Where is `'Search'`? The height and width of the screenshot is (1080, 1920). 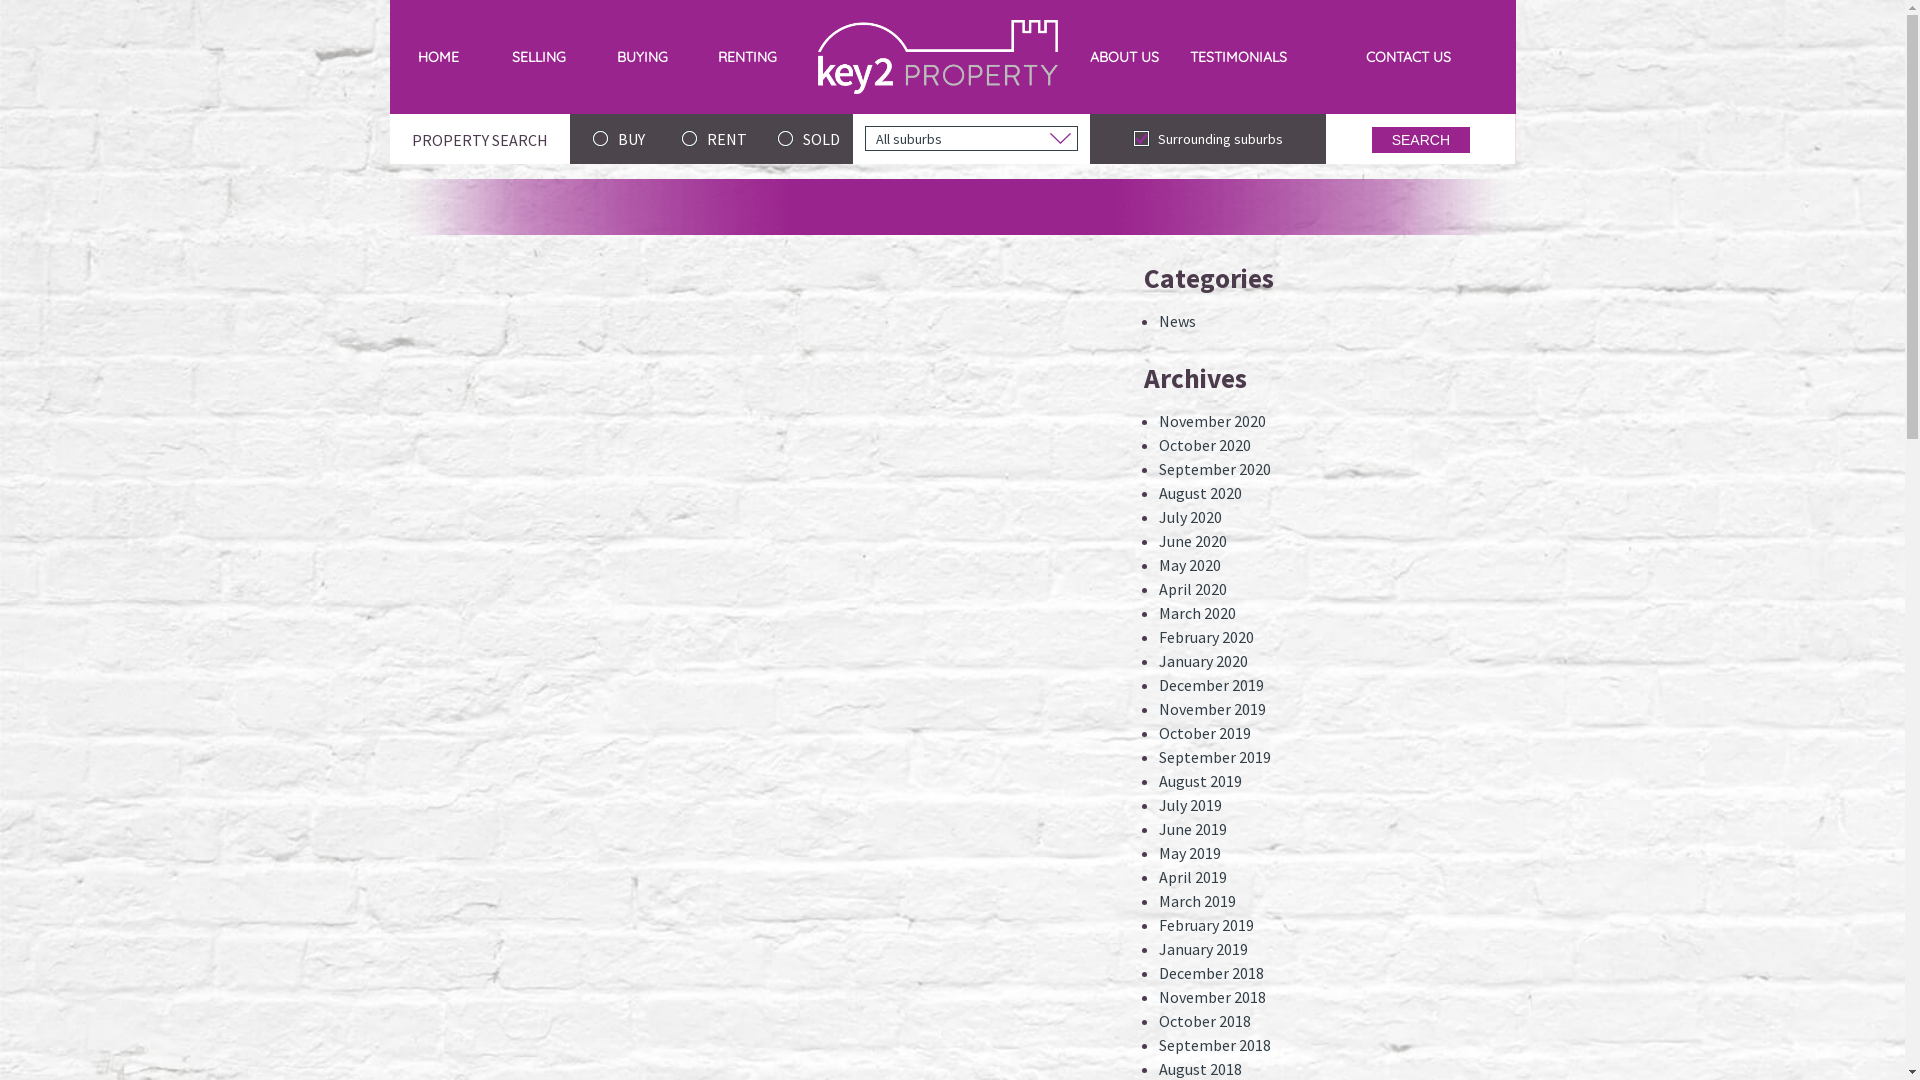 'Search' is located at coordinates (1419, 138).